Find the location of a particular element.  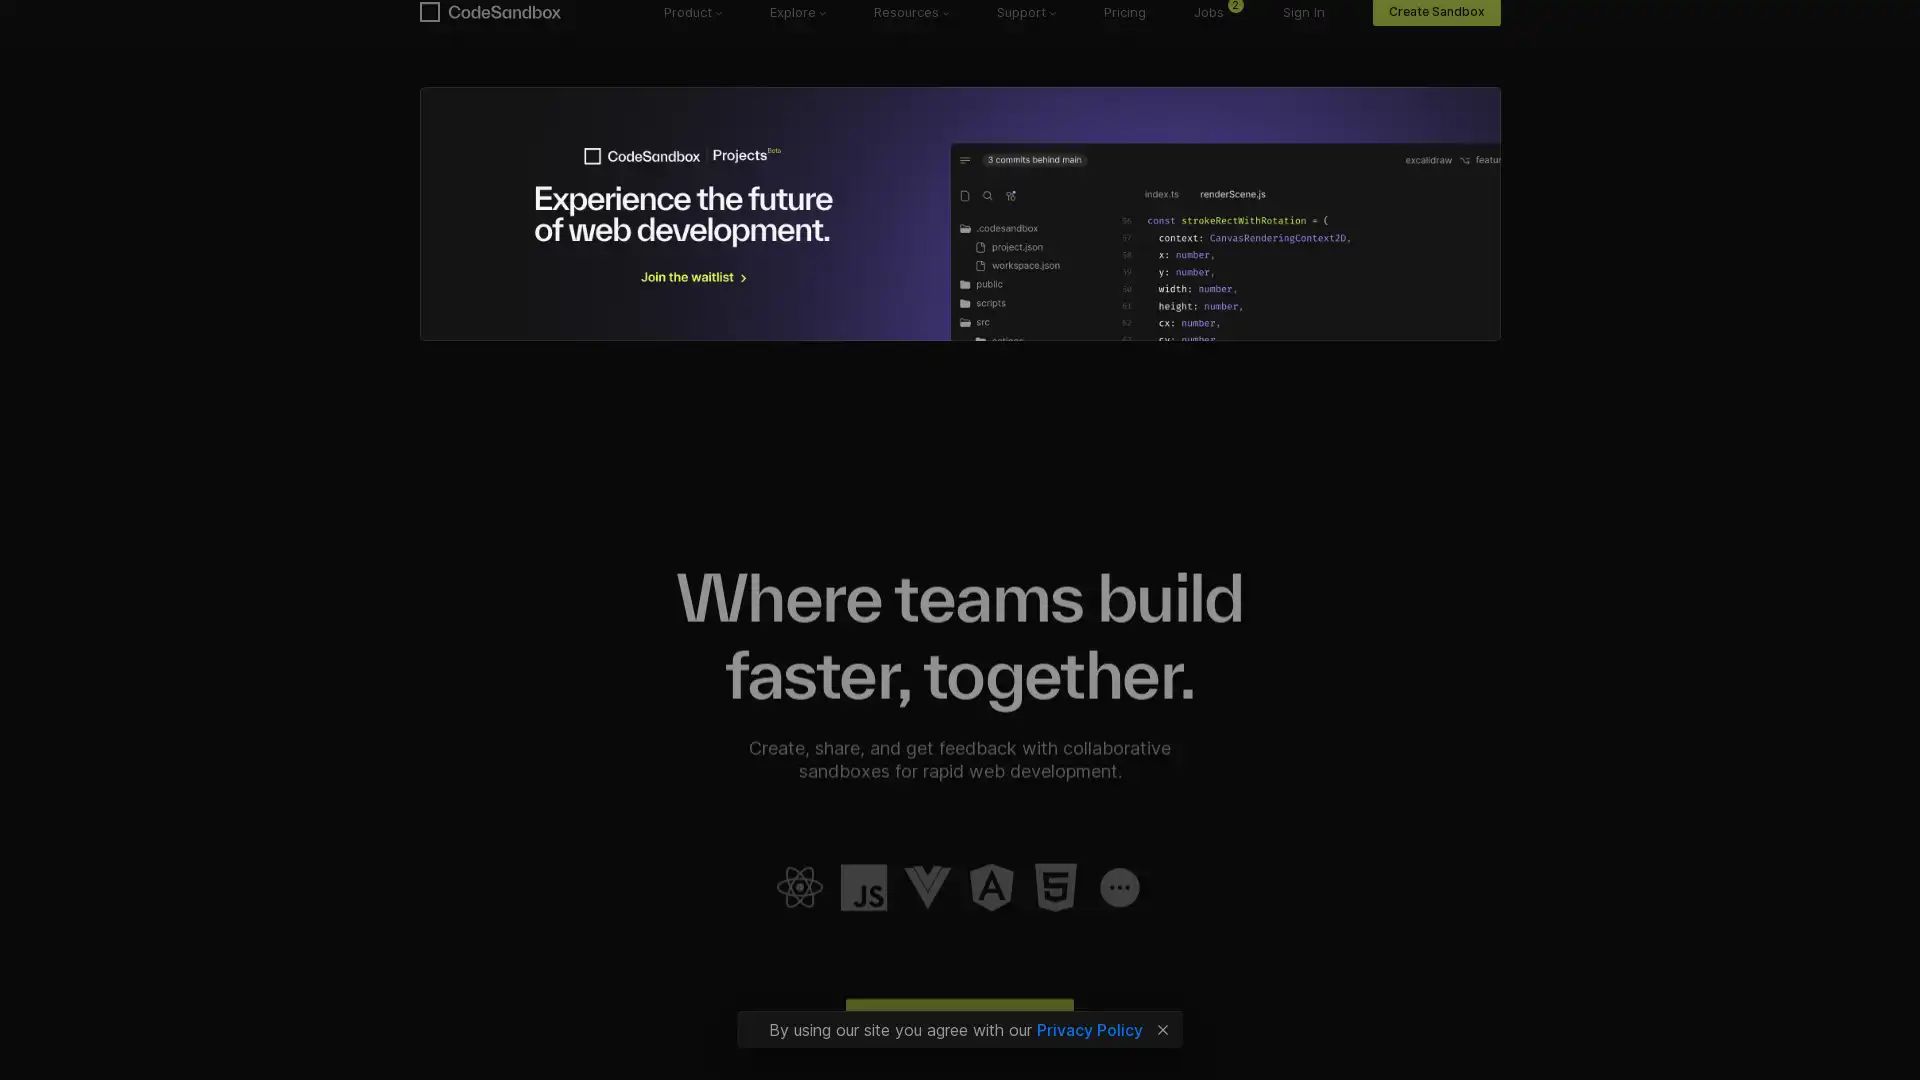

Support is located at coordinates (1025, 23).